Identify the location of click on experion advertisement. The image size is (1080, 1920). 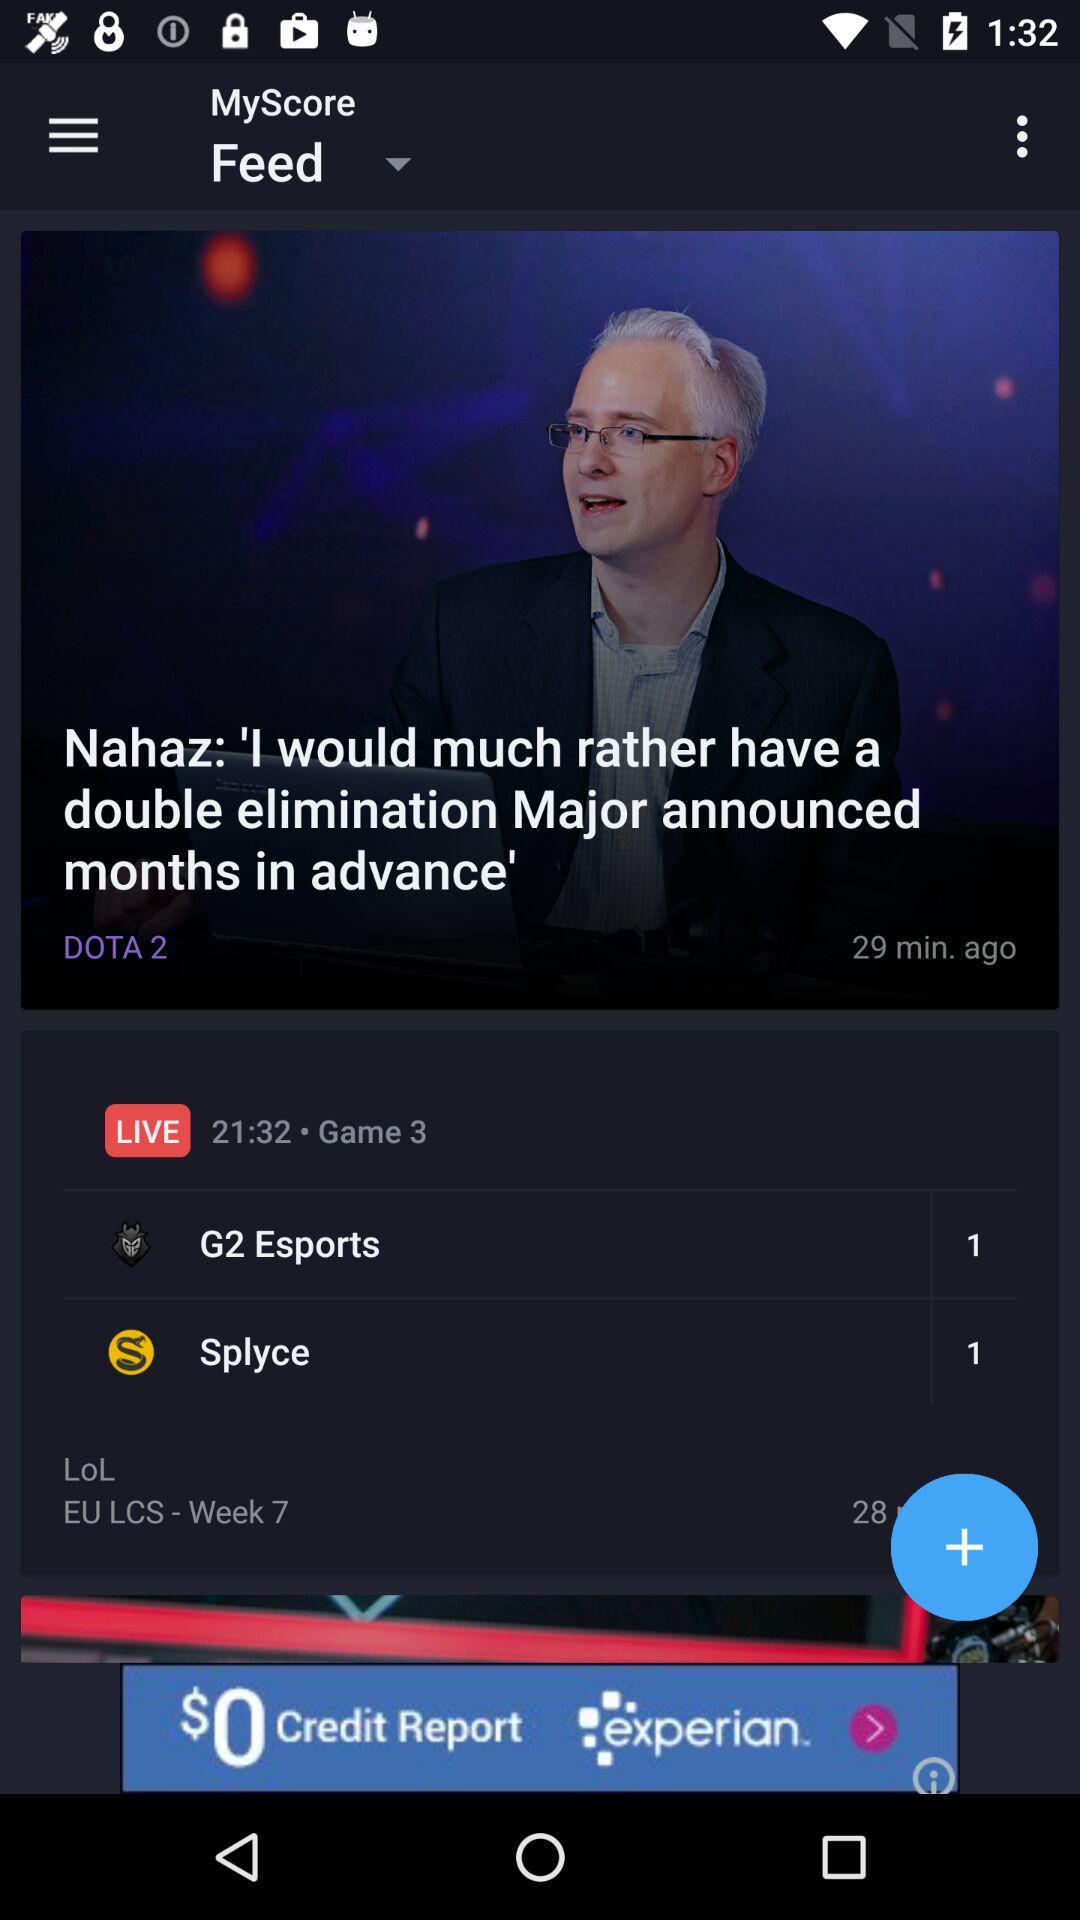
(540, 1727).